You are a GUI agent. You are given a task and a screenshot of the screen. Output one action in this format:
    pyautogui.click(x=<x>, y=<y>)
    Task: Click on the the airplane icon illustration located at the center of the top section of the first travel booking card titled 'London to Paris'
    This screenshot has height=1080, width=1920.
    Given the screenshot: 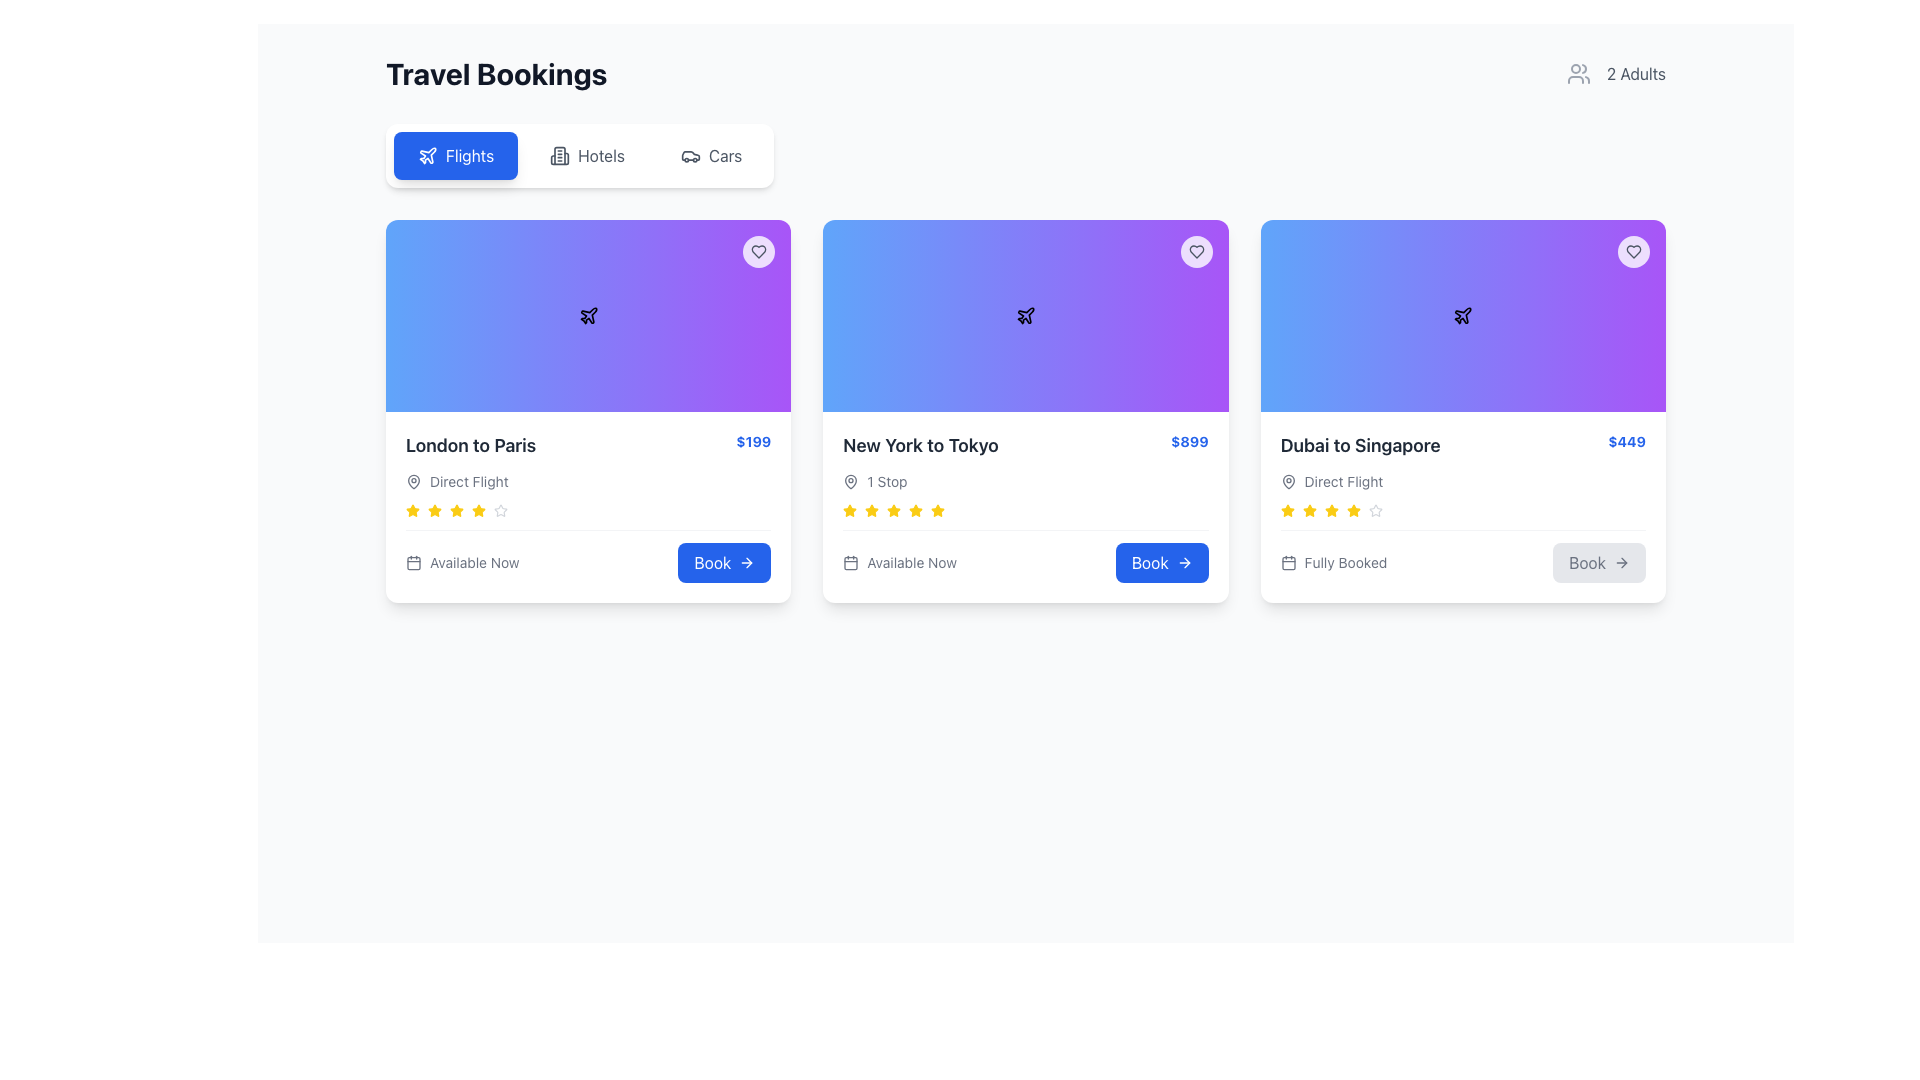 What is the action you would take?
    pyautogui.click(x=587, y=315)
    